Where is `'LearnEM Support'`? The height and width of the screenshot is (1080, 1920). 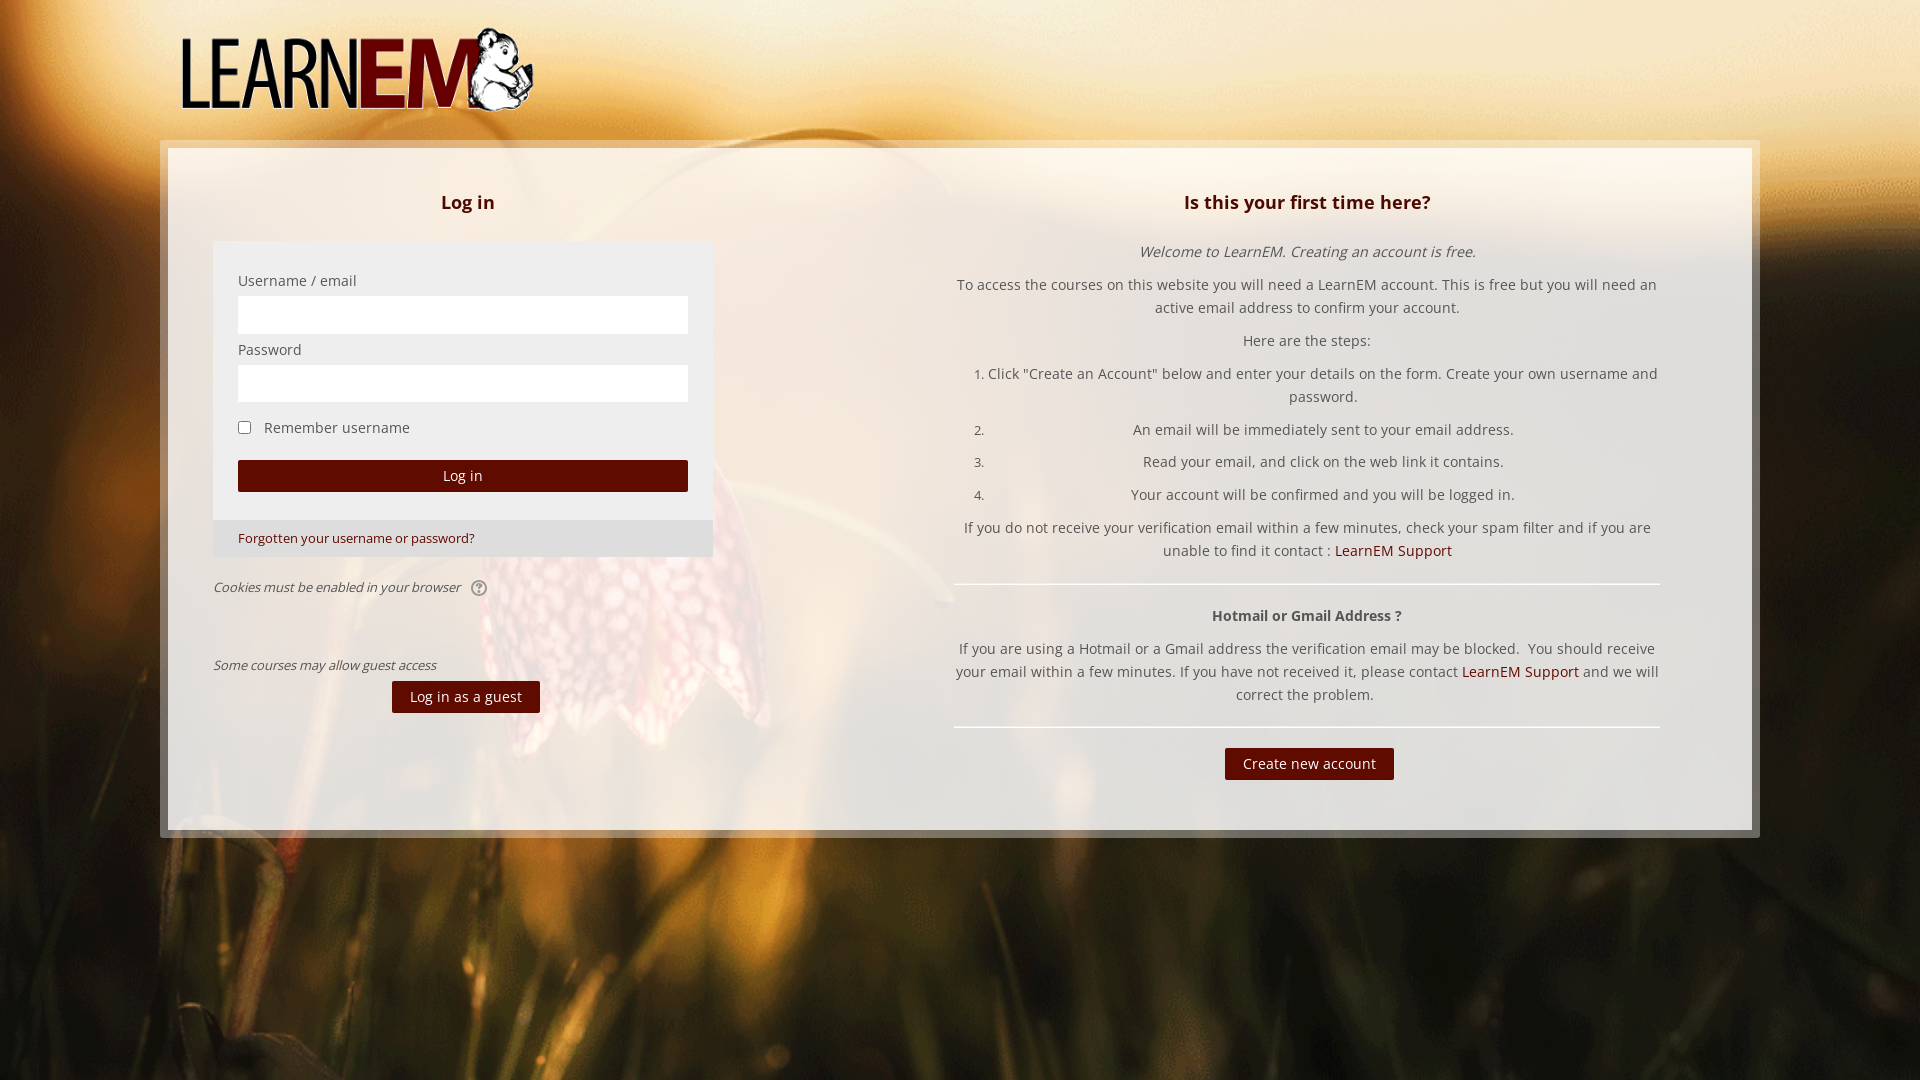
'LearnEM Support' is located at coordinates (1392, 550).